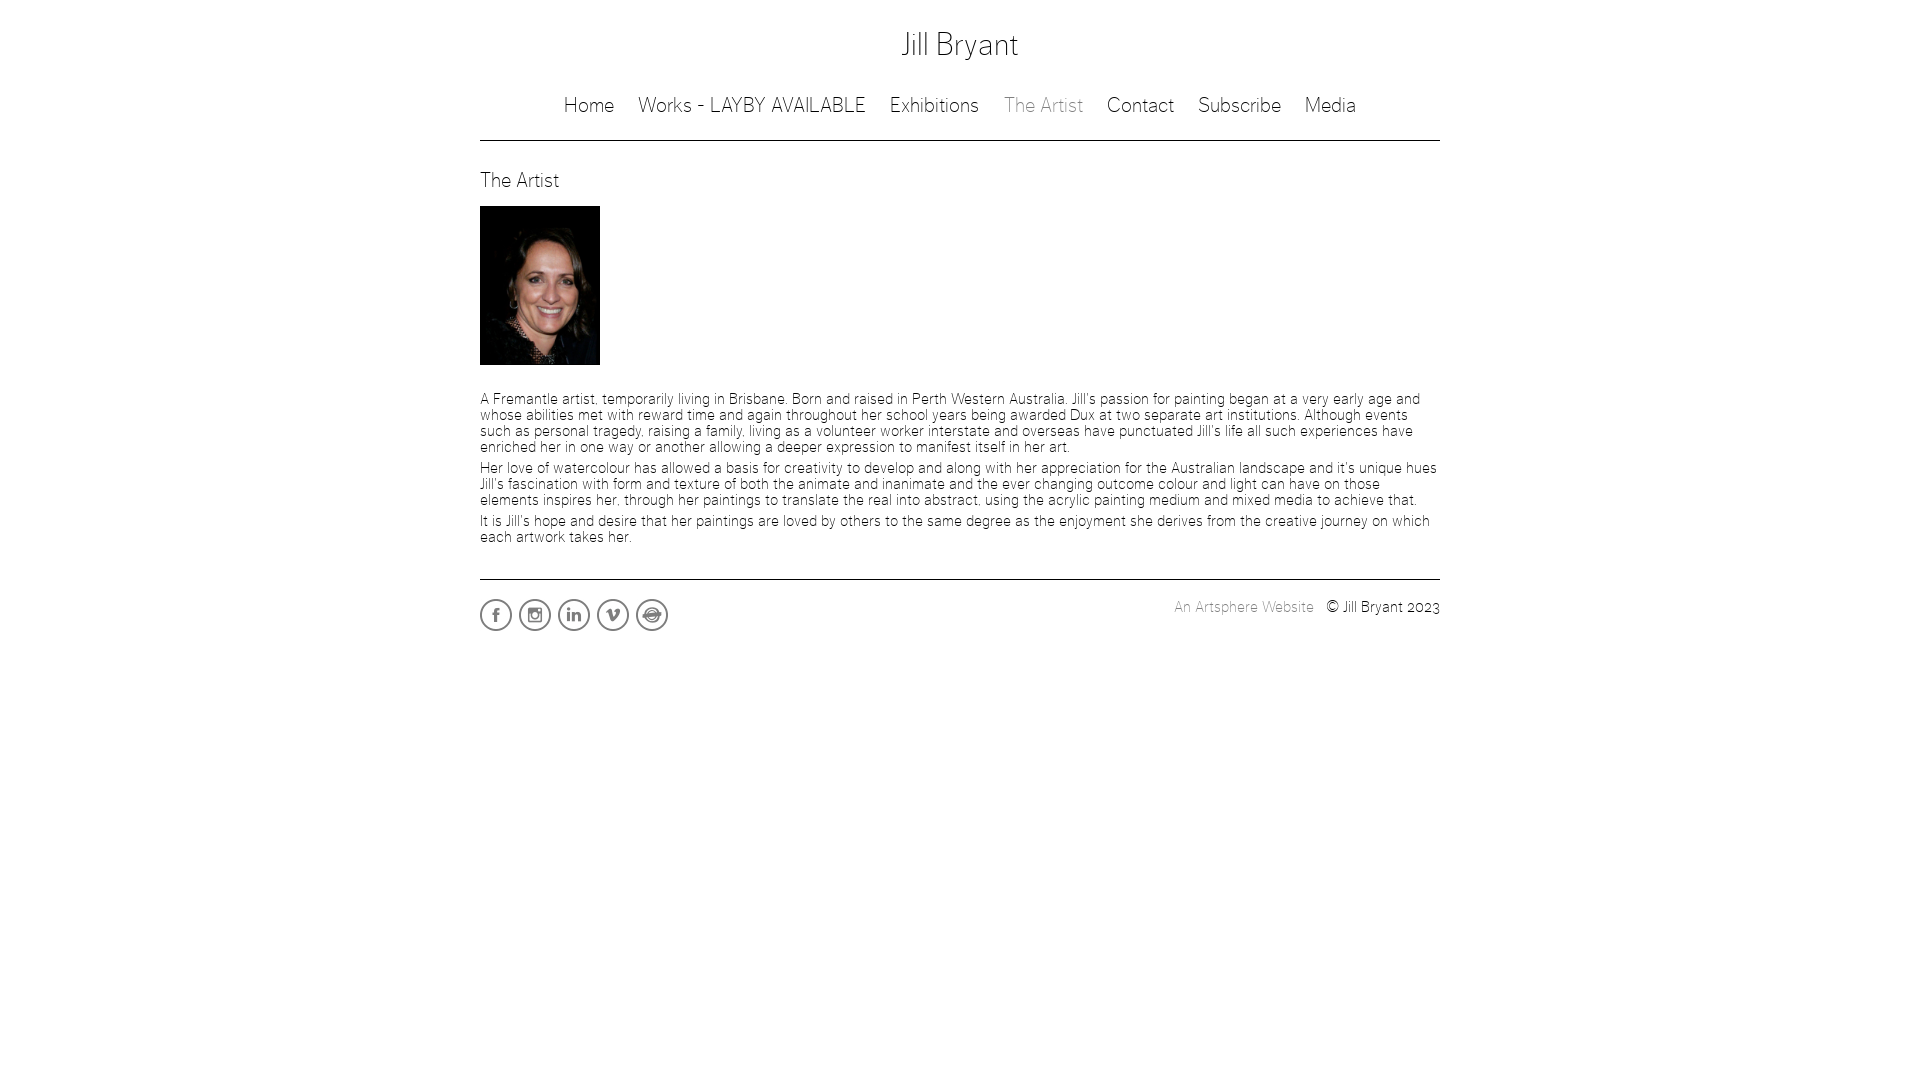 The image size is (1920, 1080). Describe the element at coordinates (1238, 105) in the screenshot. I see `'Subscribe'` at that location.